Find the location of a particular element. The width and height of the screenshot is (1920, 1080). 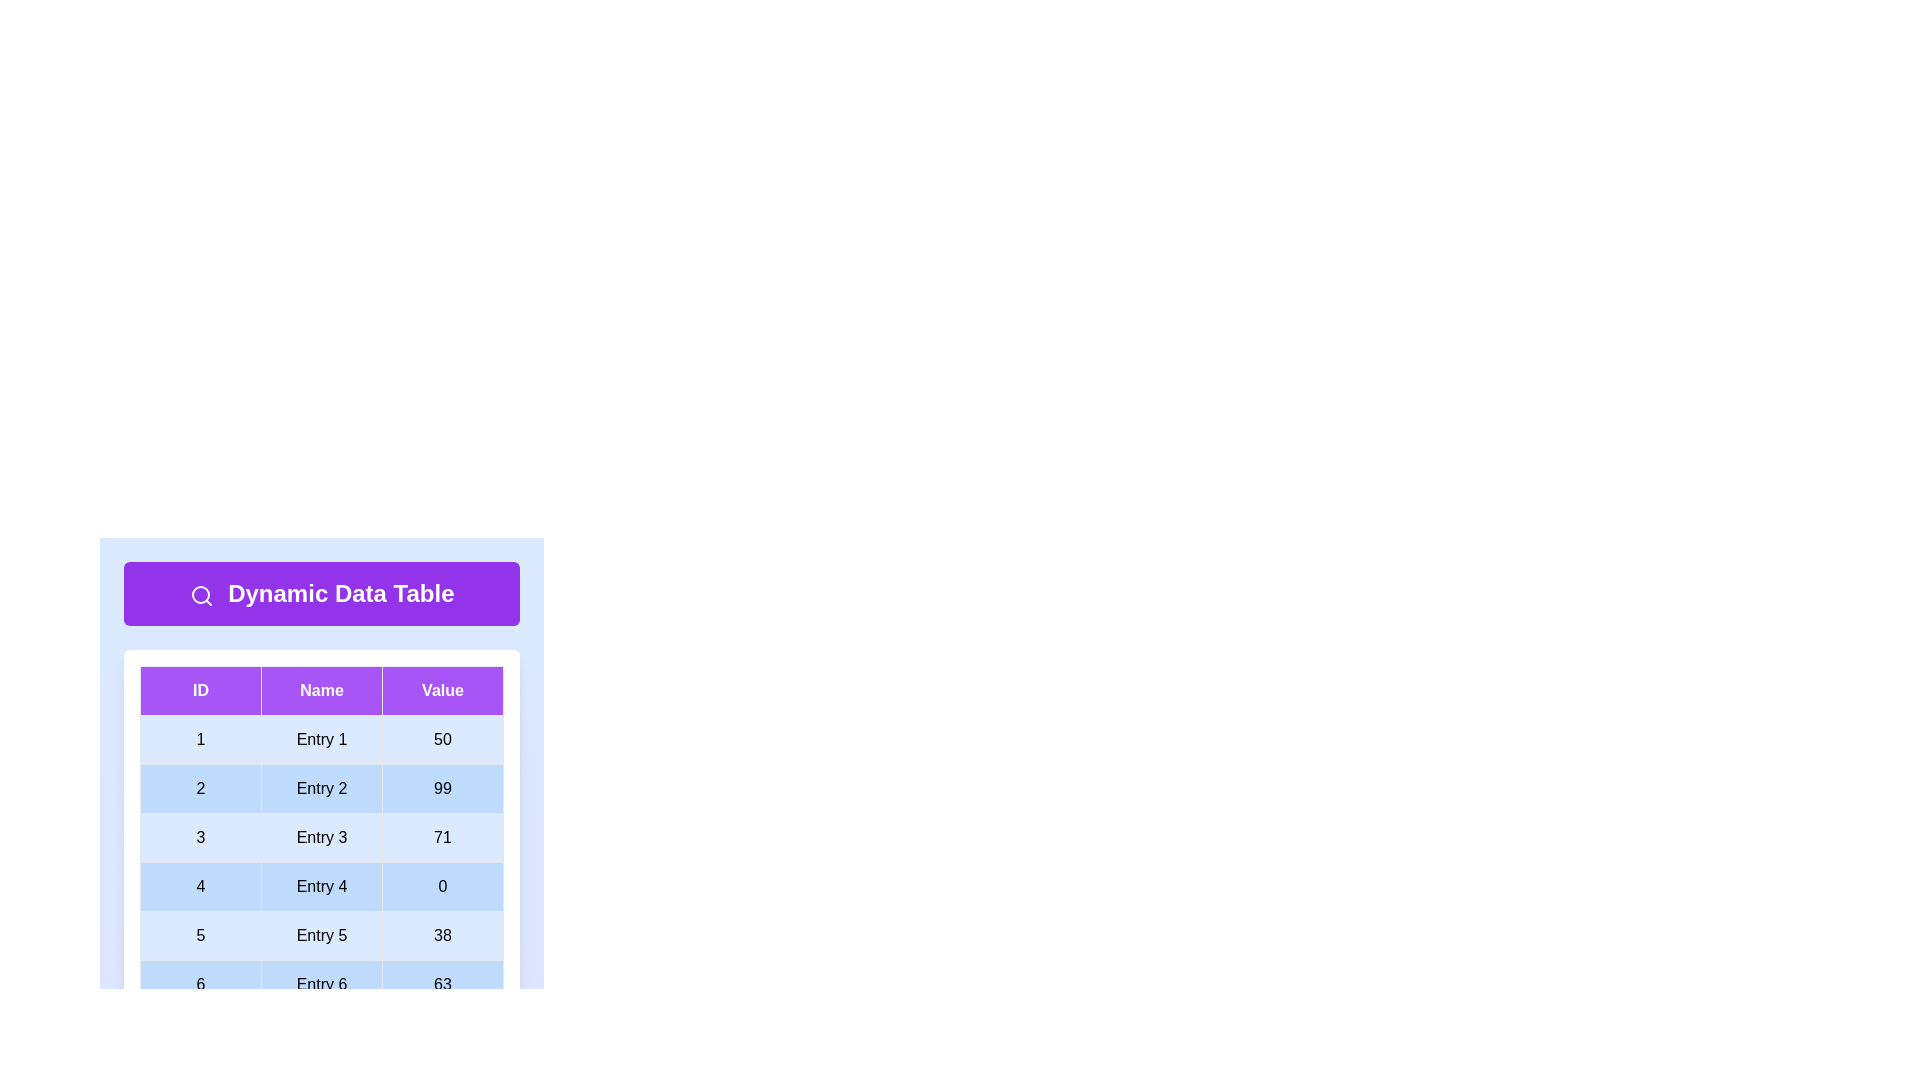

the search icon in the header section is located at coordinates (201, 594).